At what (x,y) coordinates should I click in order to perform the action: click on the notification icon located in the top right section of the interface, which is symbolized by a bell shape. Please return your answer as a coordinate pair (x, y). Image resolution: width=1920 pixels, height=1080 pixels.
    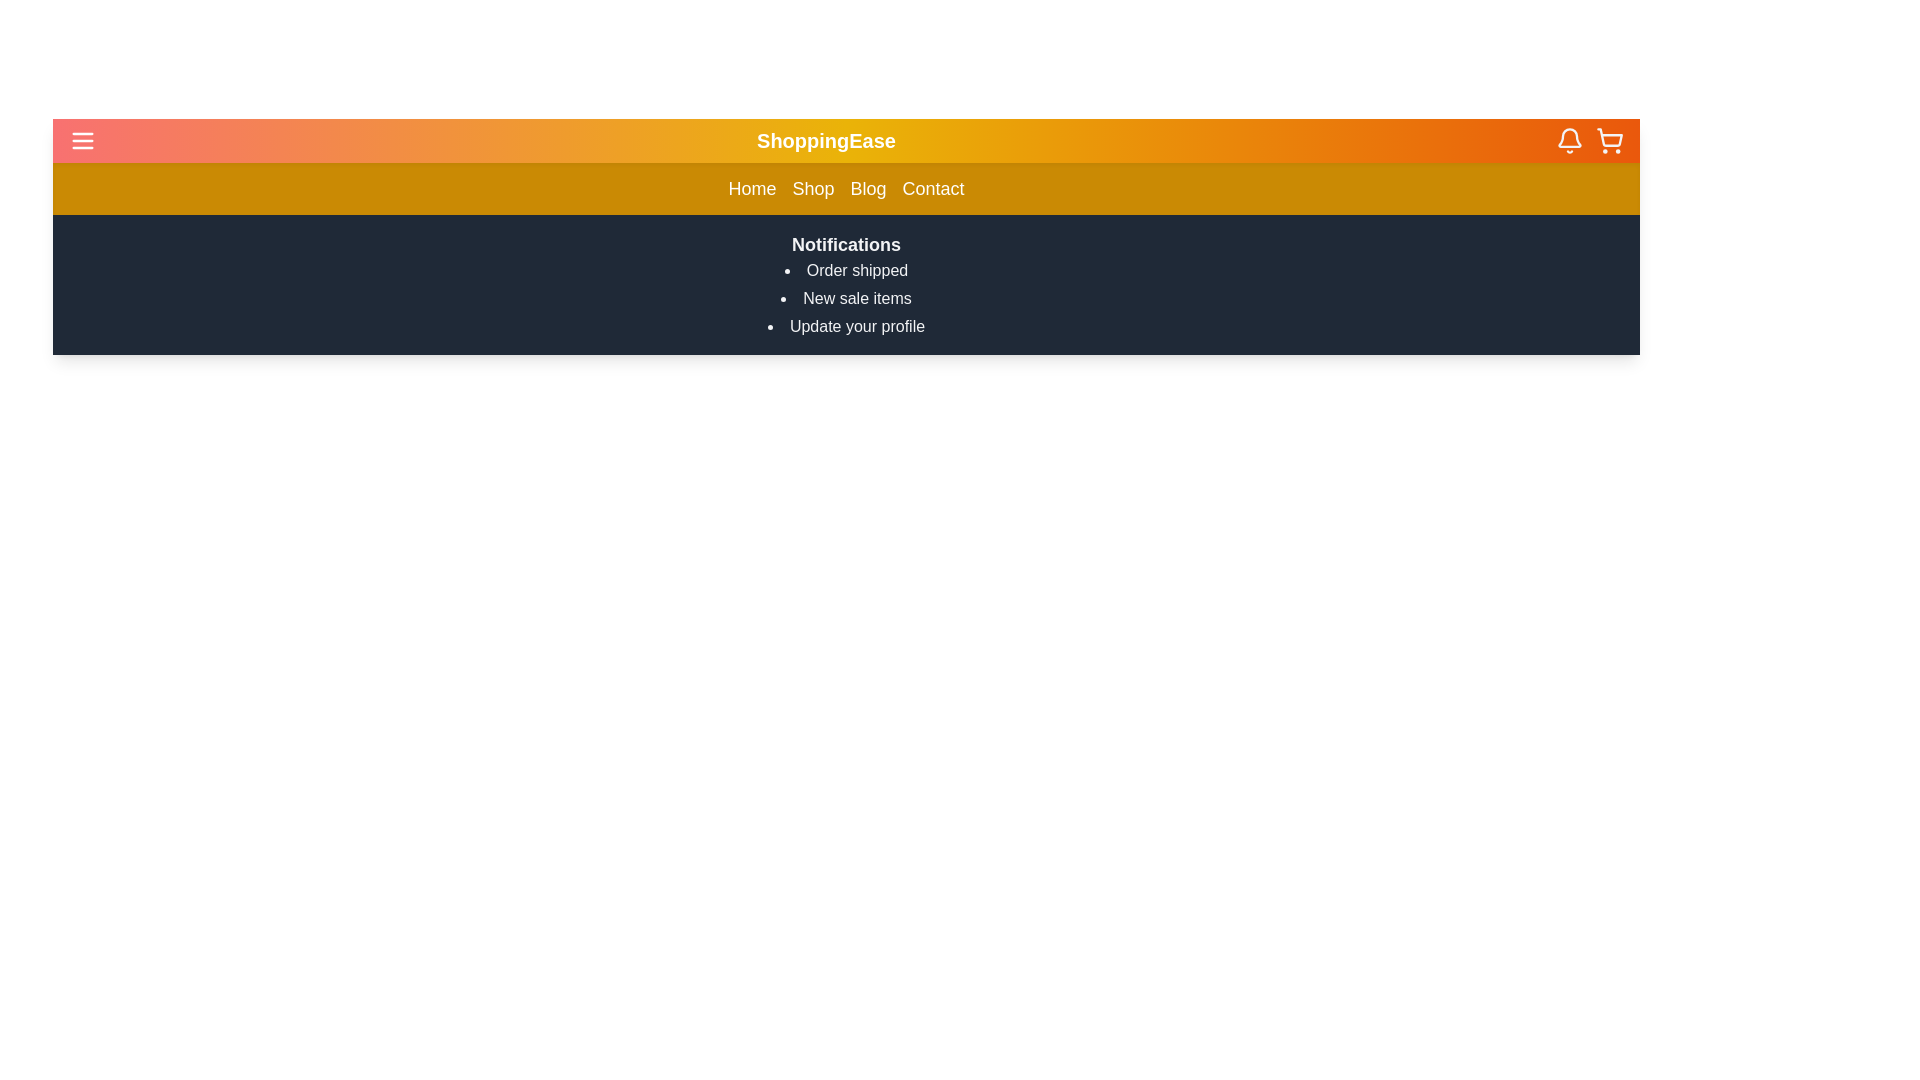
    Looking at the image, I should click on (1568, 137).